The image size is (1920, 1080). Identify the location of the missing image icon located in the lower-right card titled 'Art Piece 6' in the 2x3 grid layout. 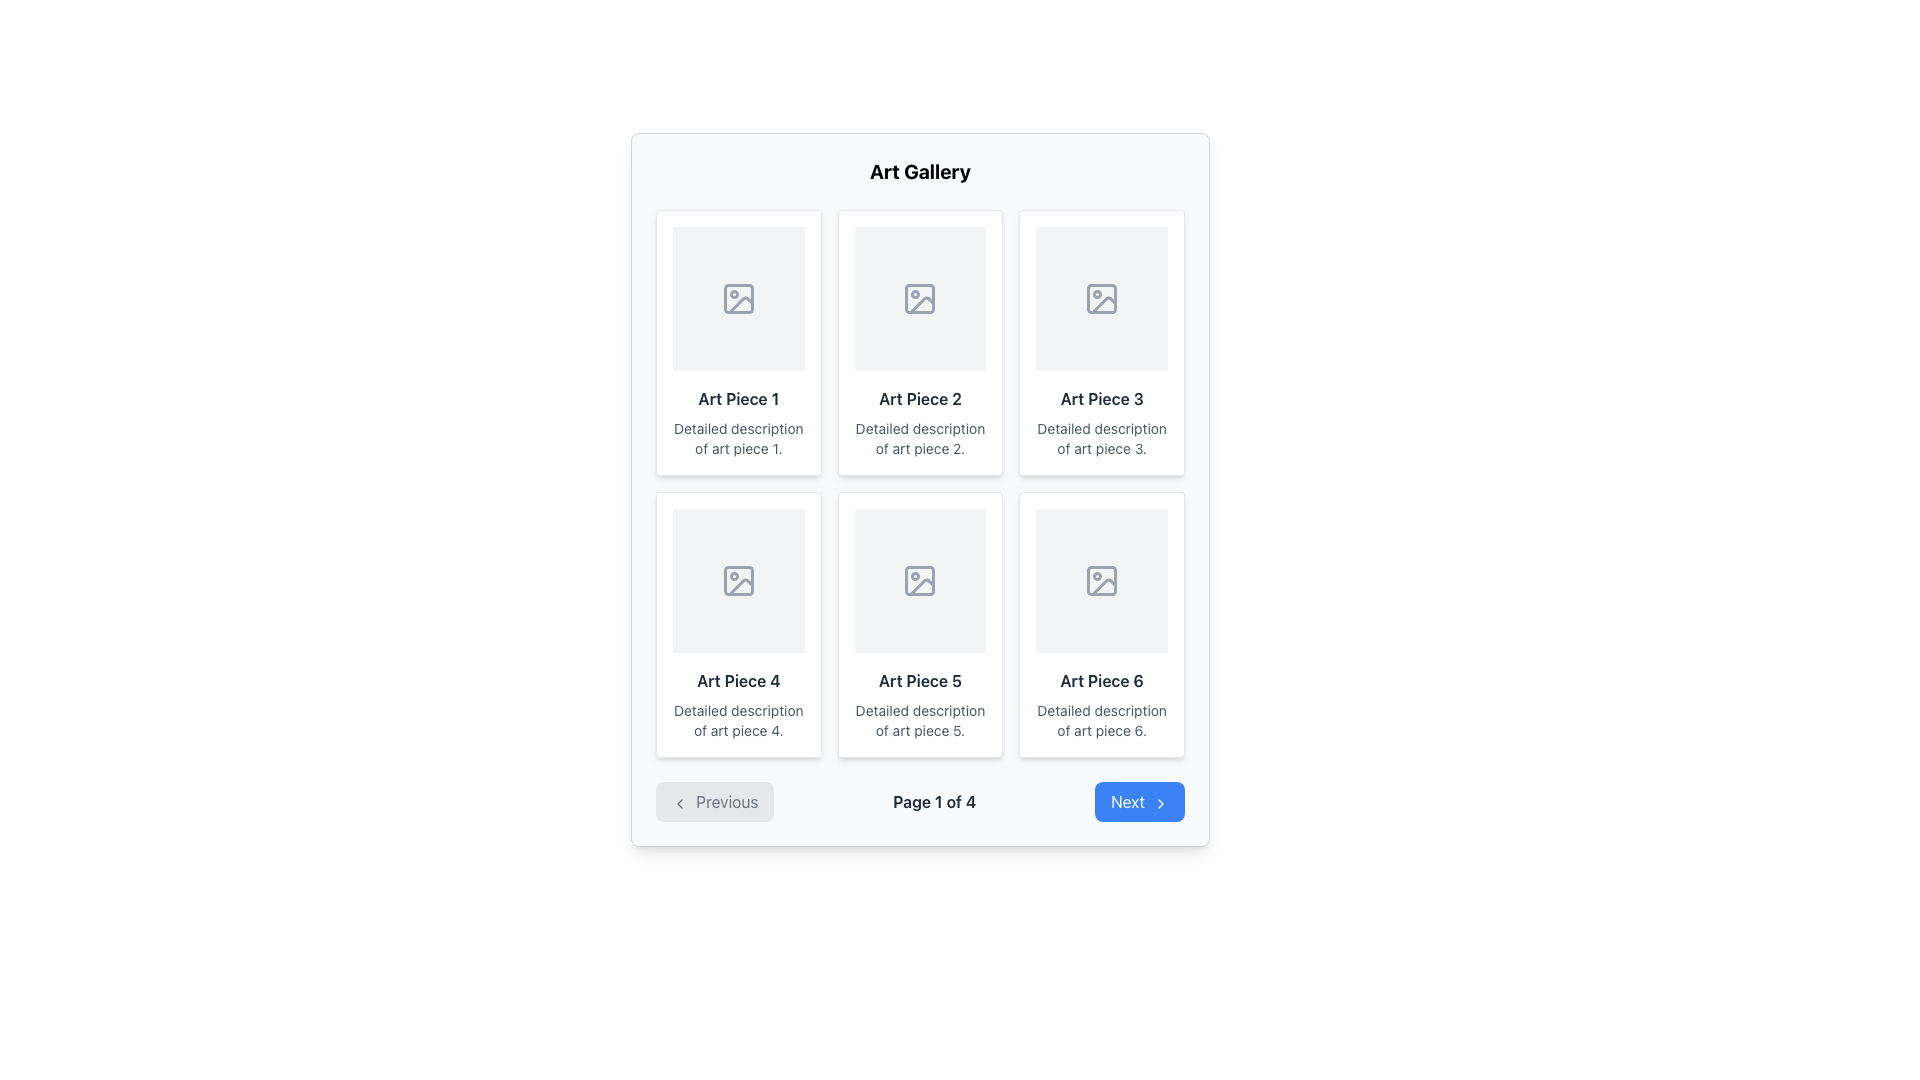
(1103, 586).